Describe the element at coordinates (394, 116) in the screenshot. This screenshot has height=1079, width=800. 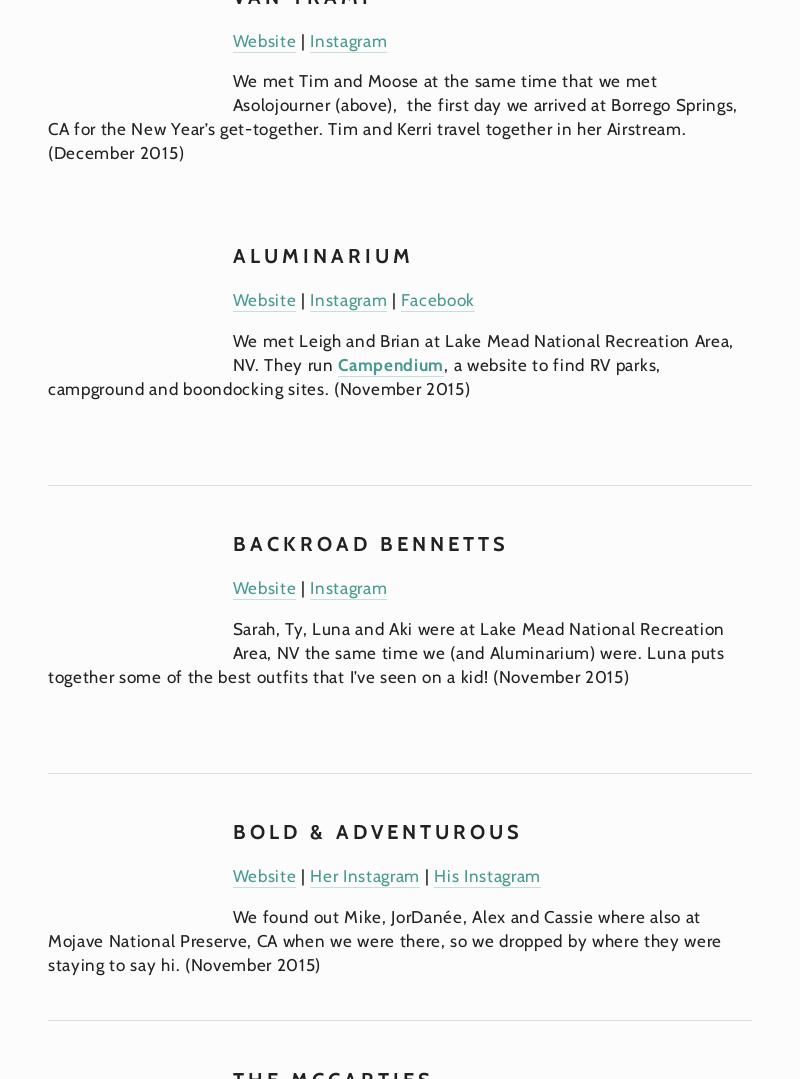
I see `'We met Tim and Moose at the same time that we met Asolojourner (above),  the first day we arrived at Borrego Springs, CA for the New Year’s get-together. Tim and Kerri travel together in her Airstream. (December 2015)'` at that location.